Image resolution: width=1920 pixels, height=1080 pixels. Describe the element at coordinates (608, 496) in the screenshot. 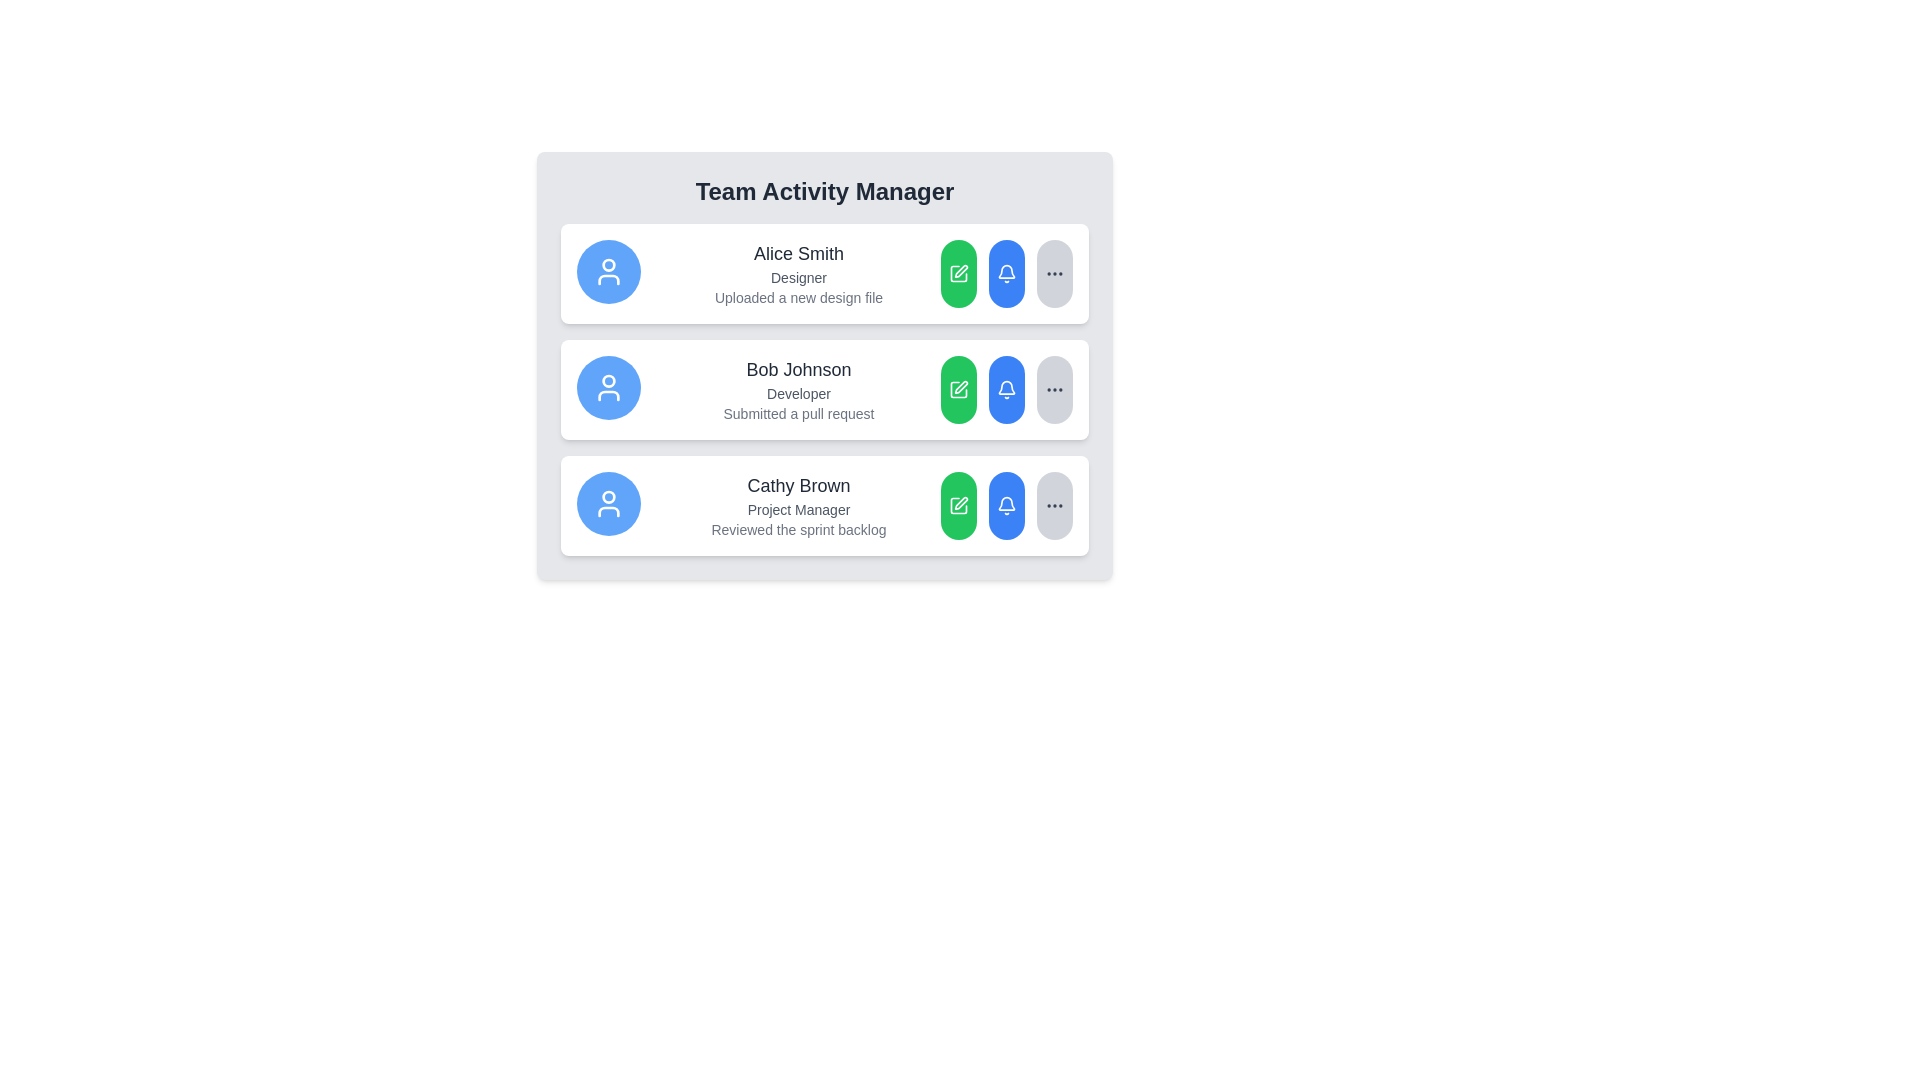

I see `the circular graphical representation of the user profile icon for 'Cathy Brown', located in the third row of the interface` at that location.